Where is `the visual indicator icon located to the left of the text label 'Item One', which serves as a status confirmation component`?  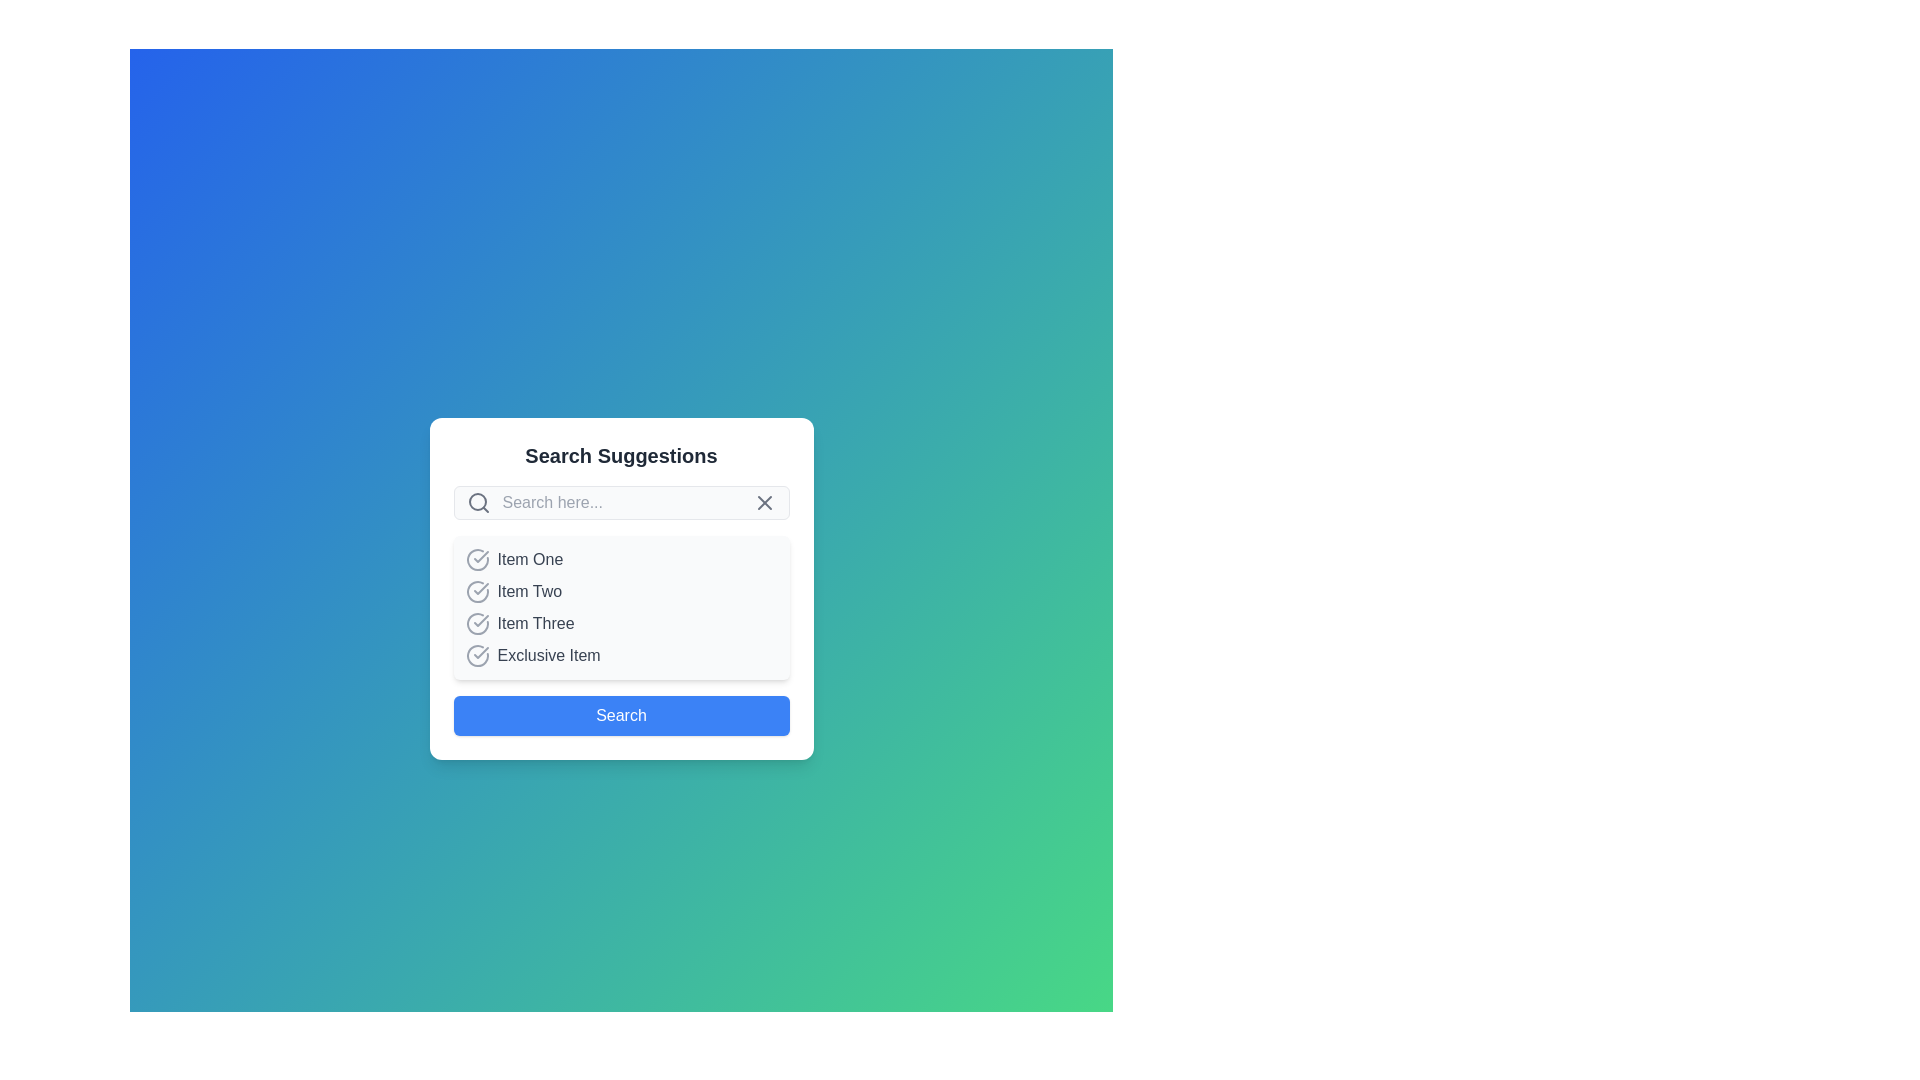 the visual indicator icon located to the left of the text label 'Item One', which serves as a status confirmation component is located at coordinates (480, 556).